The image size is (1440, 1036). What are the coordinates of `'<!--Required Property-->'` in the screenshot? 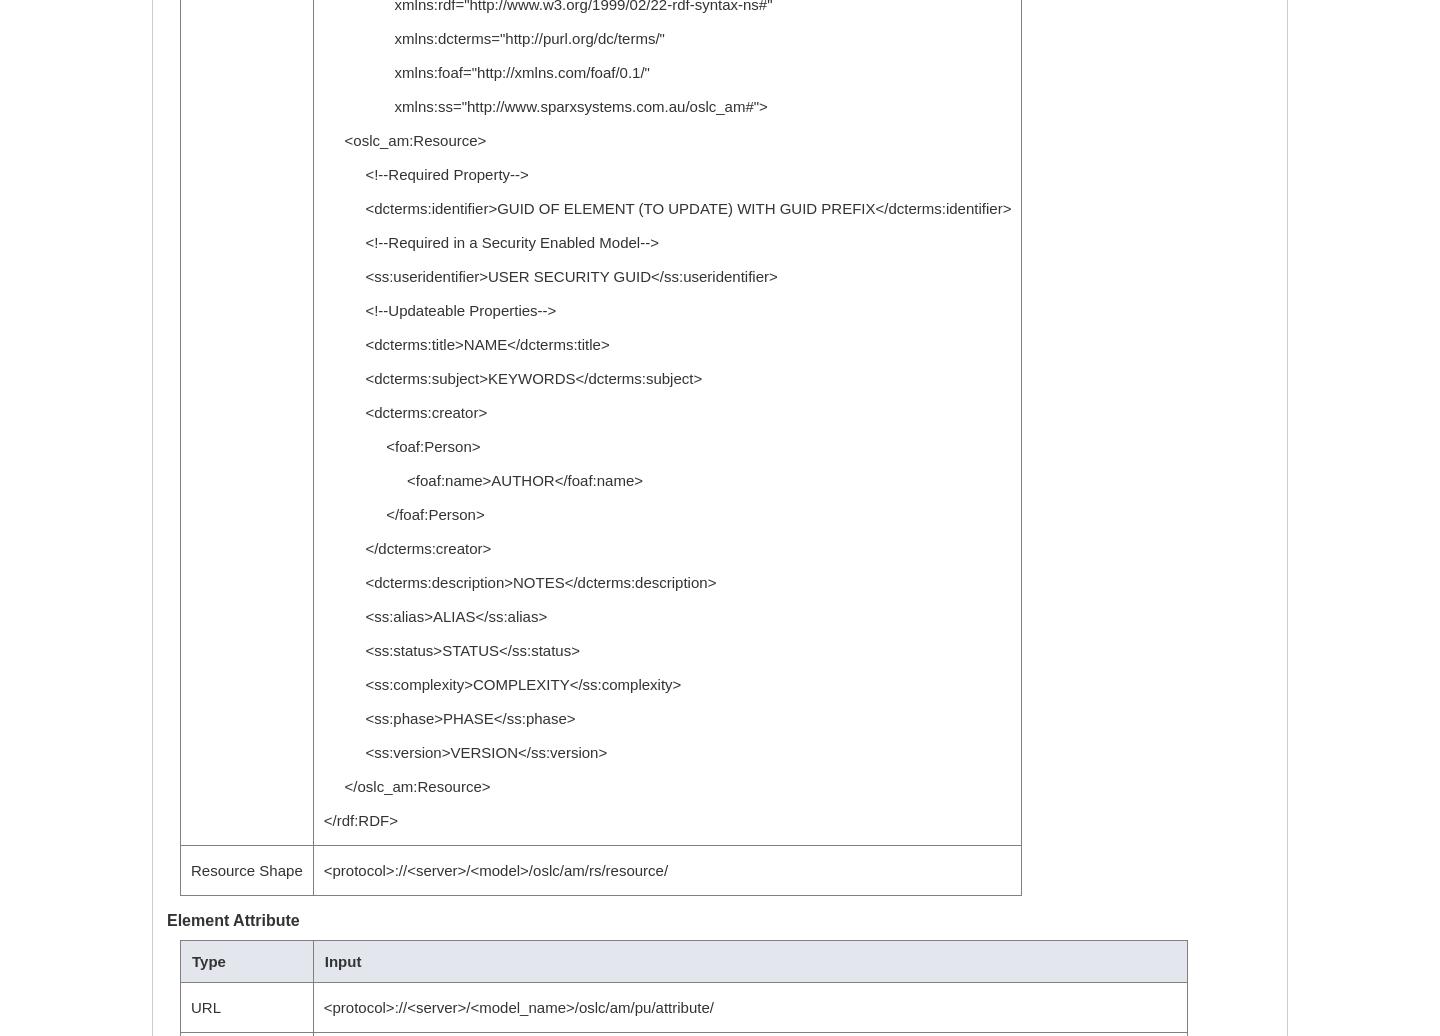 It's located at (425, 174).